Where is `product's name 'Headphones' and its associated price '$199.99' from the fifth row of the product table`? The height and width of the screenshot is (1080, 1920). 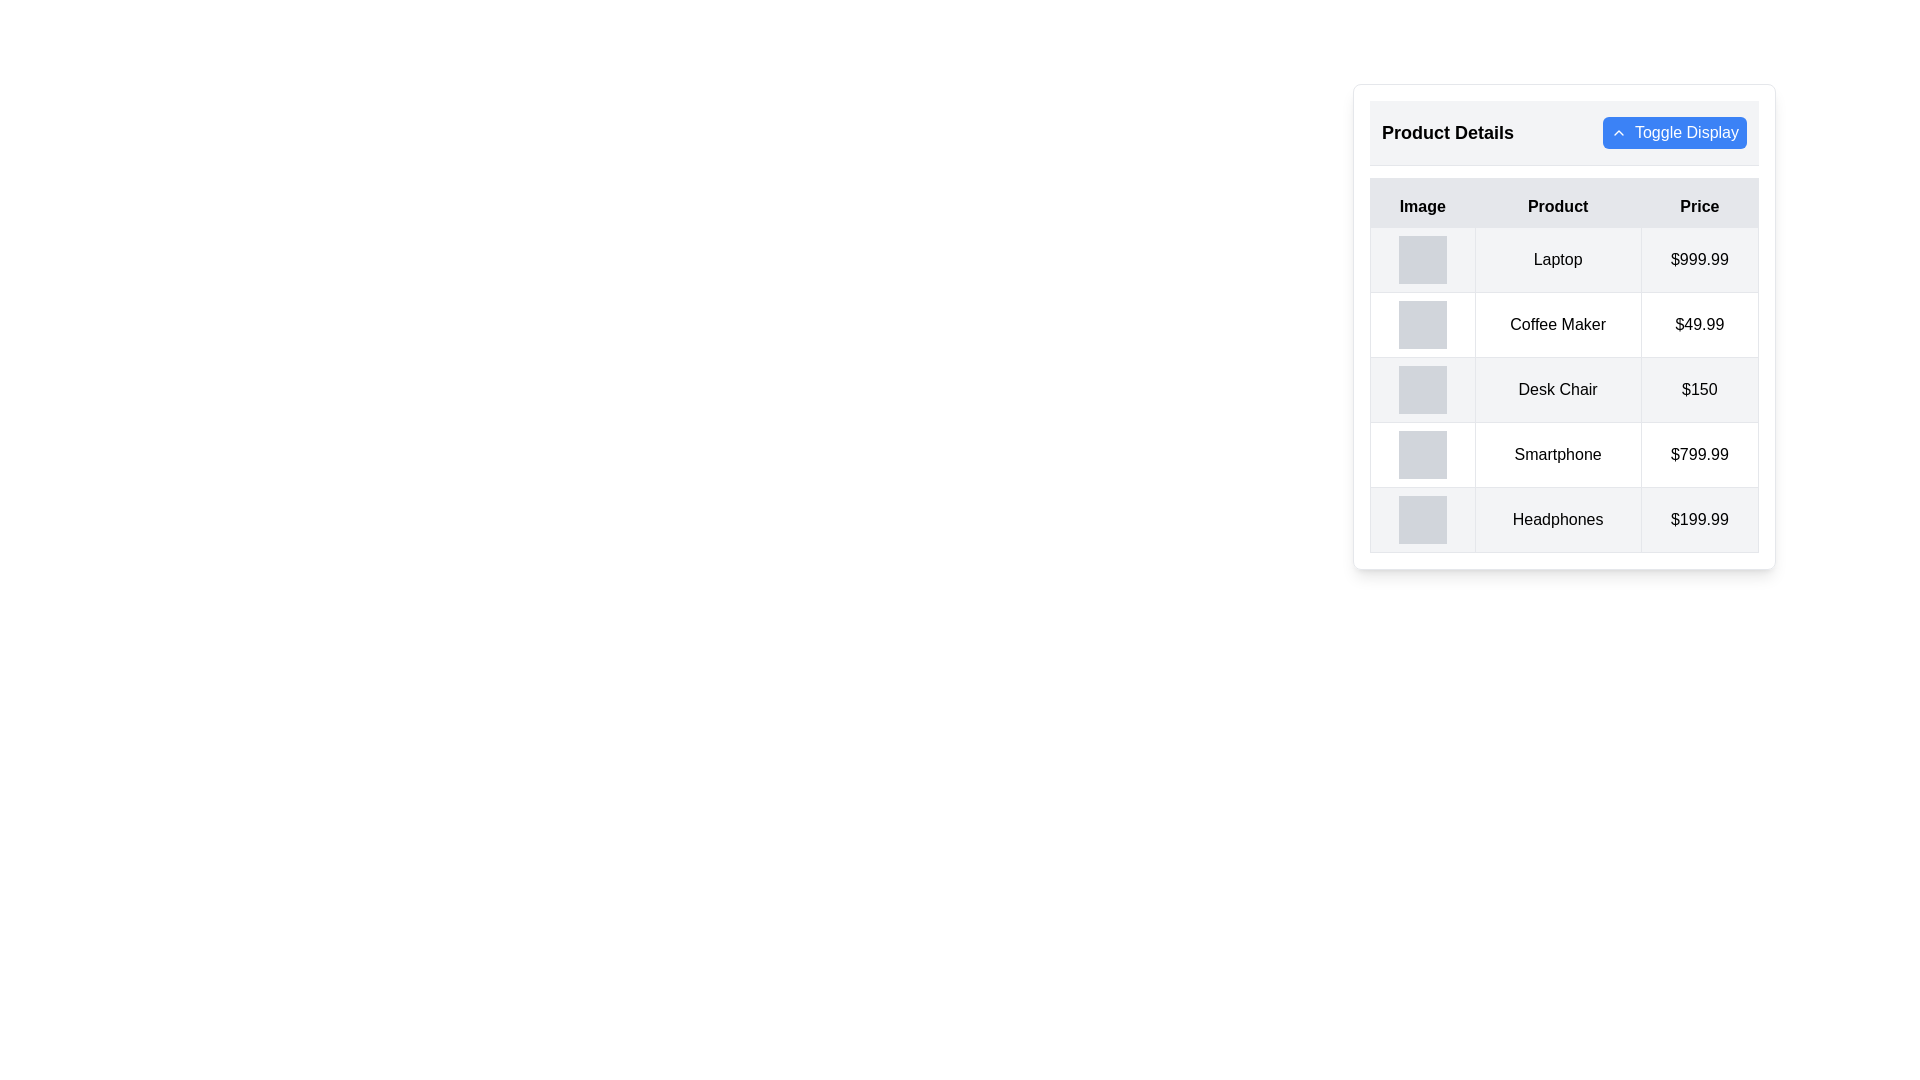
product's name 'Headphones' and its associated price '$199.99' from the fifth row of the product table is located at coordinates (1563, 519).